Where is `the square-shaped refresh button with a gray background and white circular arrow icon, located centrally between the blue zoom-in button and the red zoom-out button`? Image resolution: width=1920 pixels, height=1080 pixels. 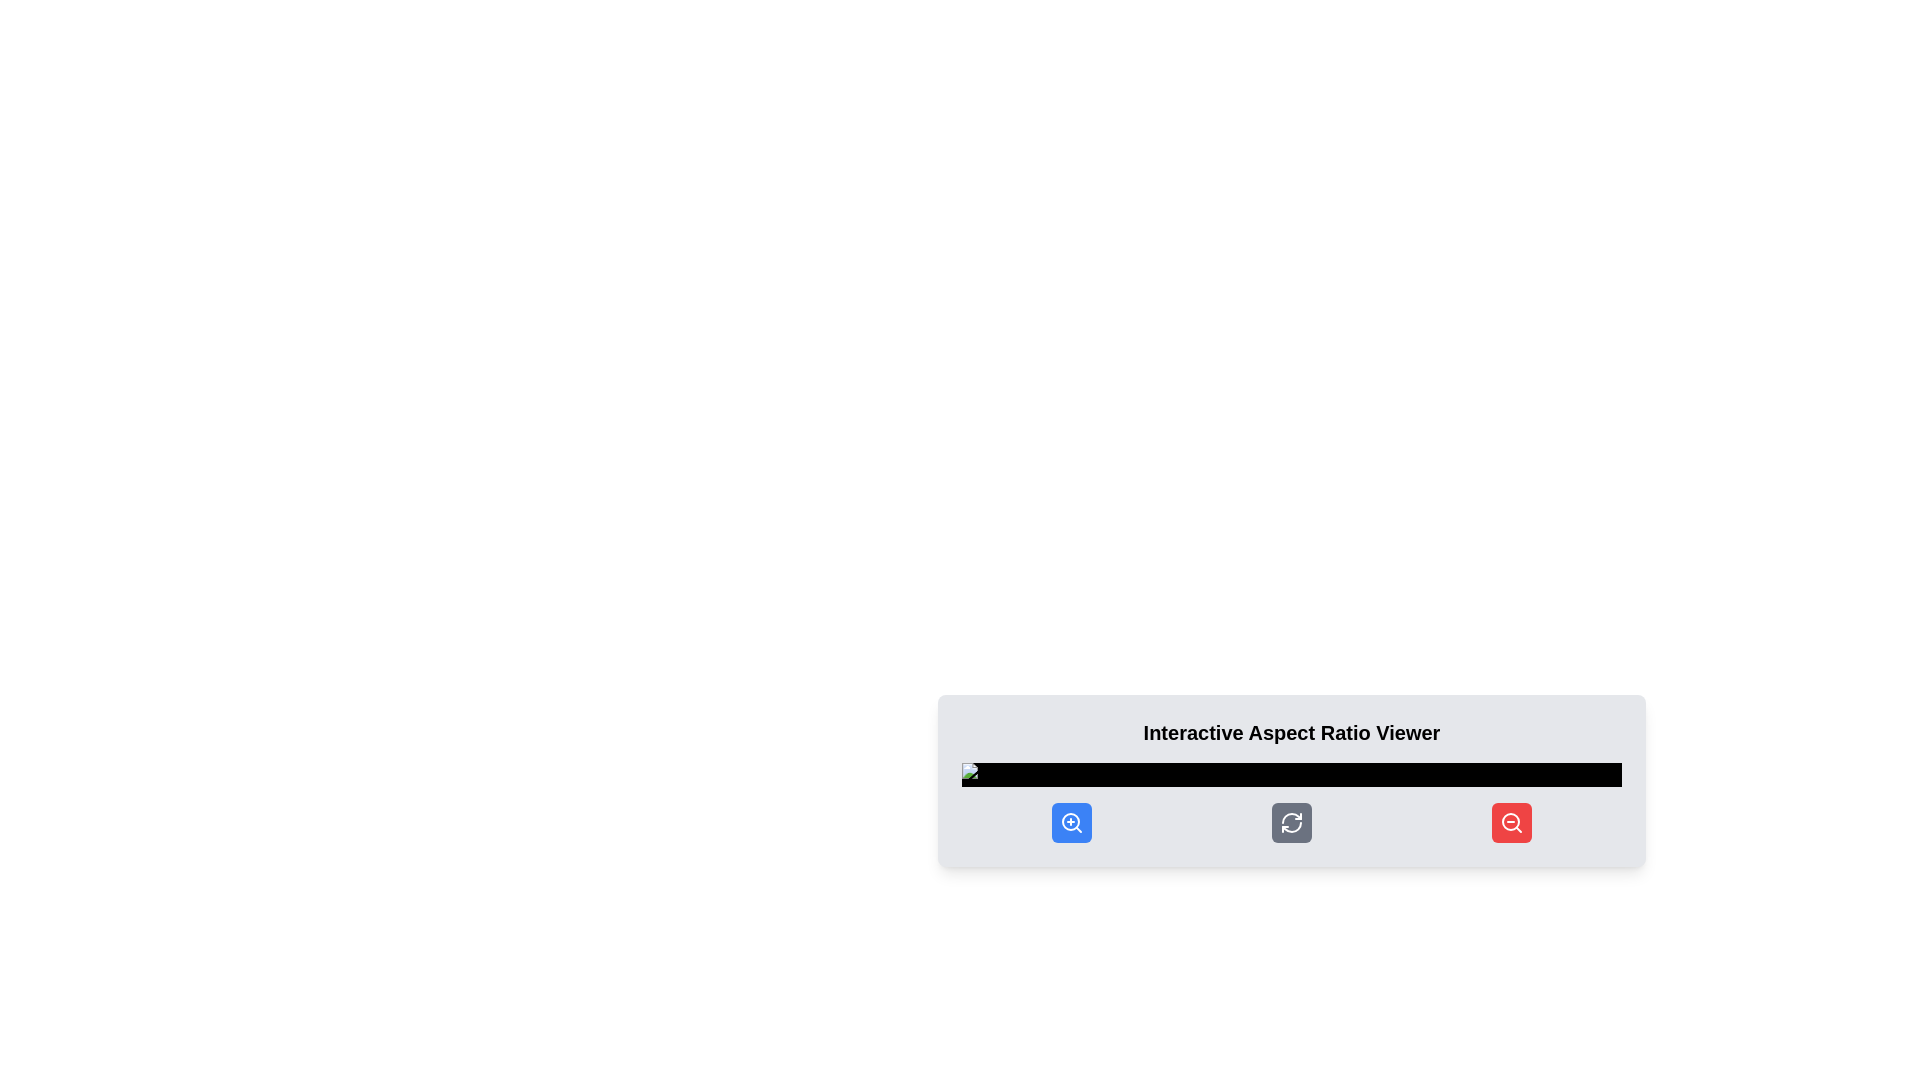
the square-shaped refresh button with a gray background and white circular arrow icon, located centrally between the blue zoom-in button and the red zoom-out button is located at coordinates (1291, 822).